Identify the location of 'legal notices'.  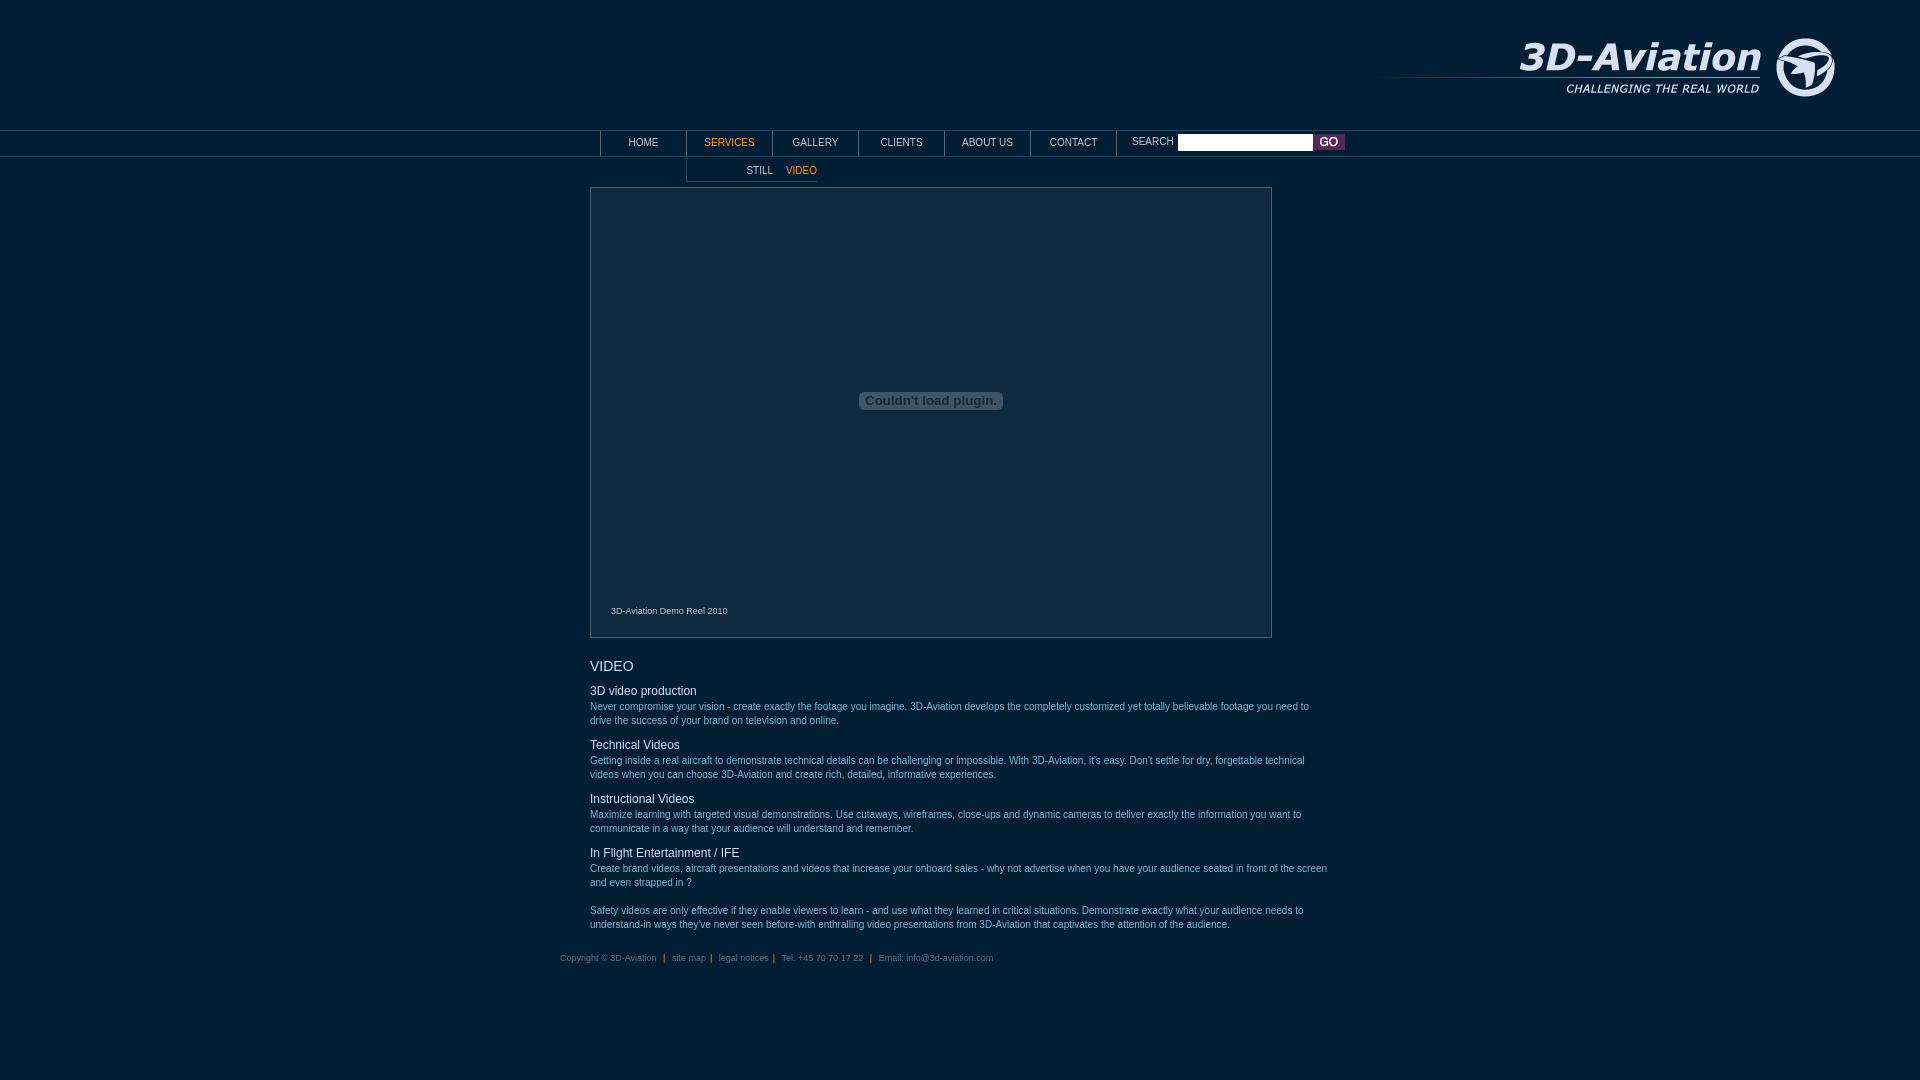
(743, 956).